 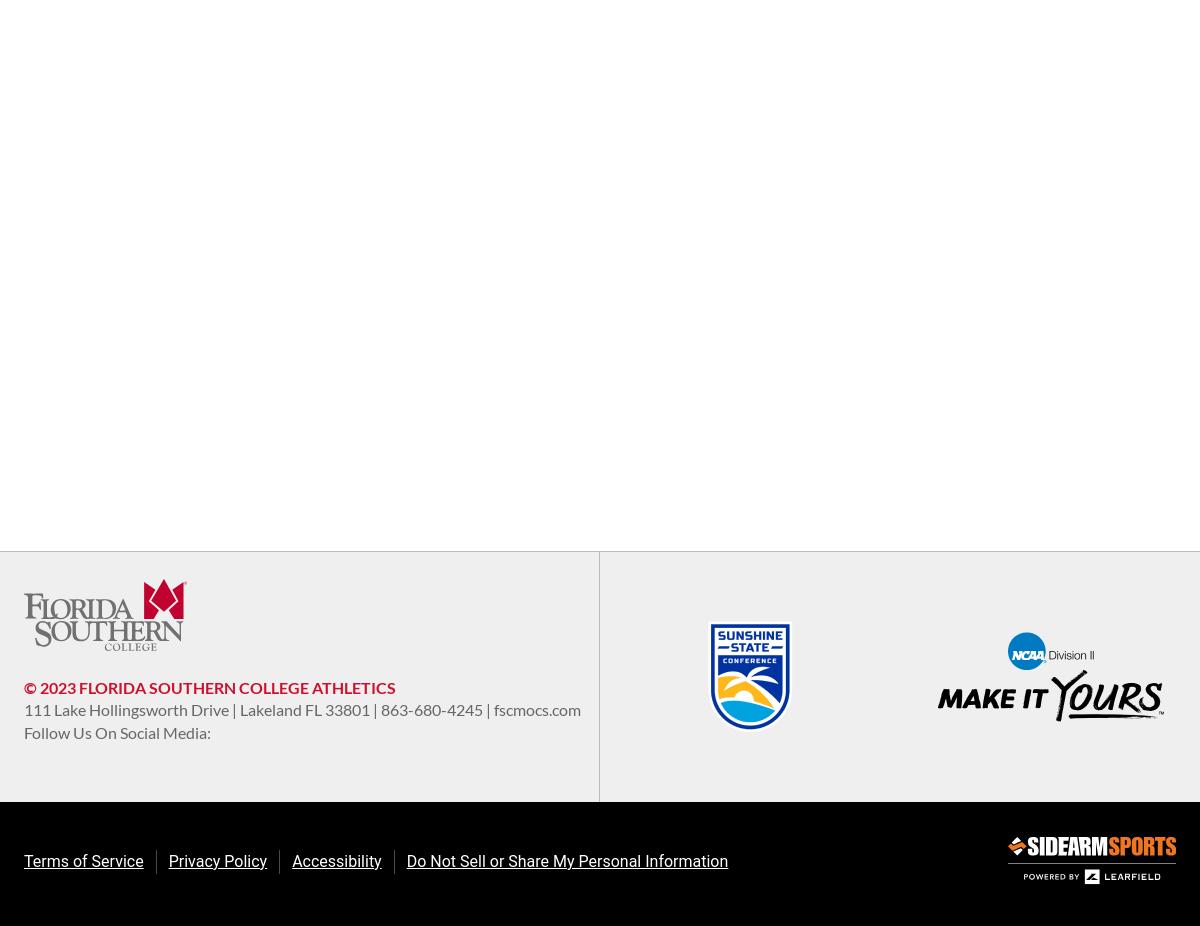 What do you see at coordinates (432, 709) in the screenshot?
I see `'863-680-4245'` at bounding box center [432, 709].